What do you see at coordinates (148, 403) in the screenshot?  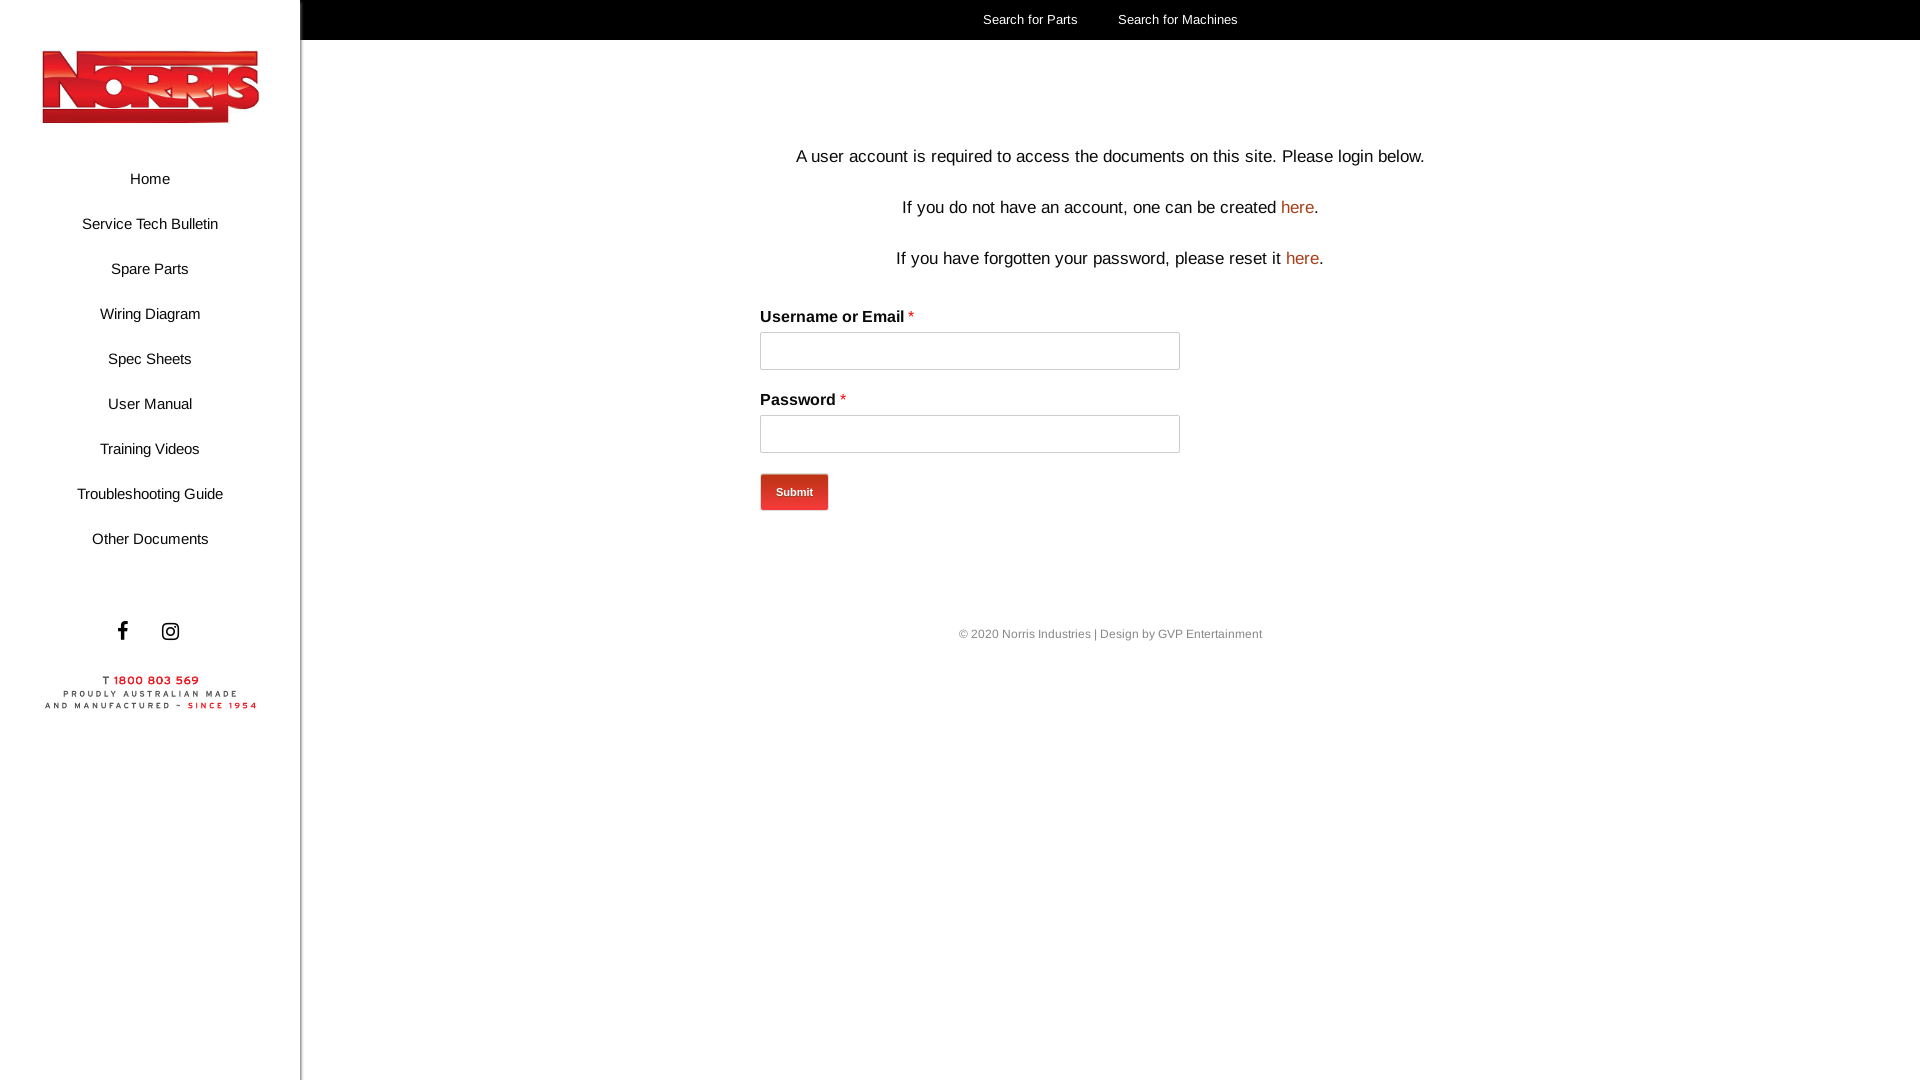 I see `'User Manual'` at bounding box center [148, 403].